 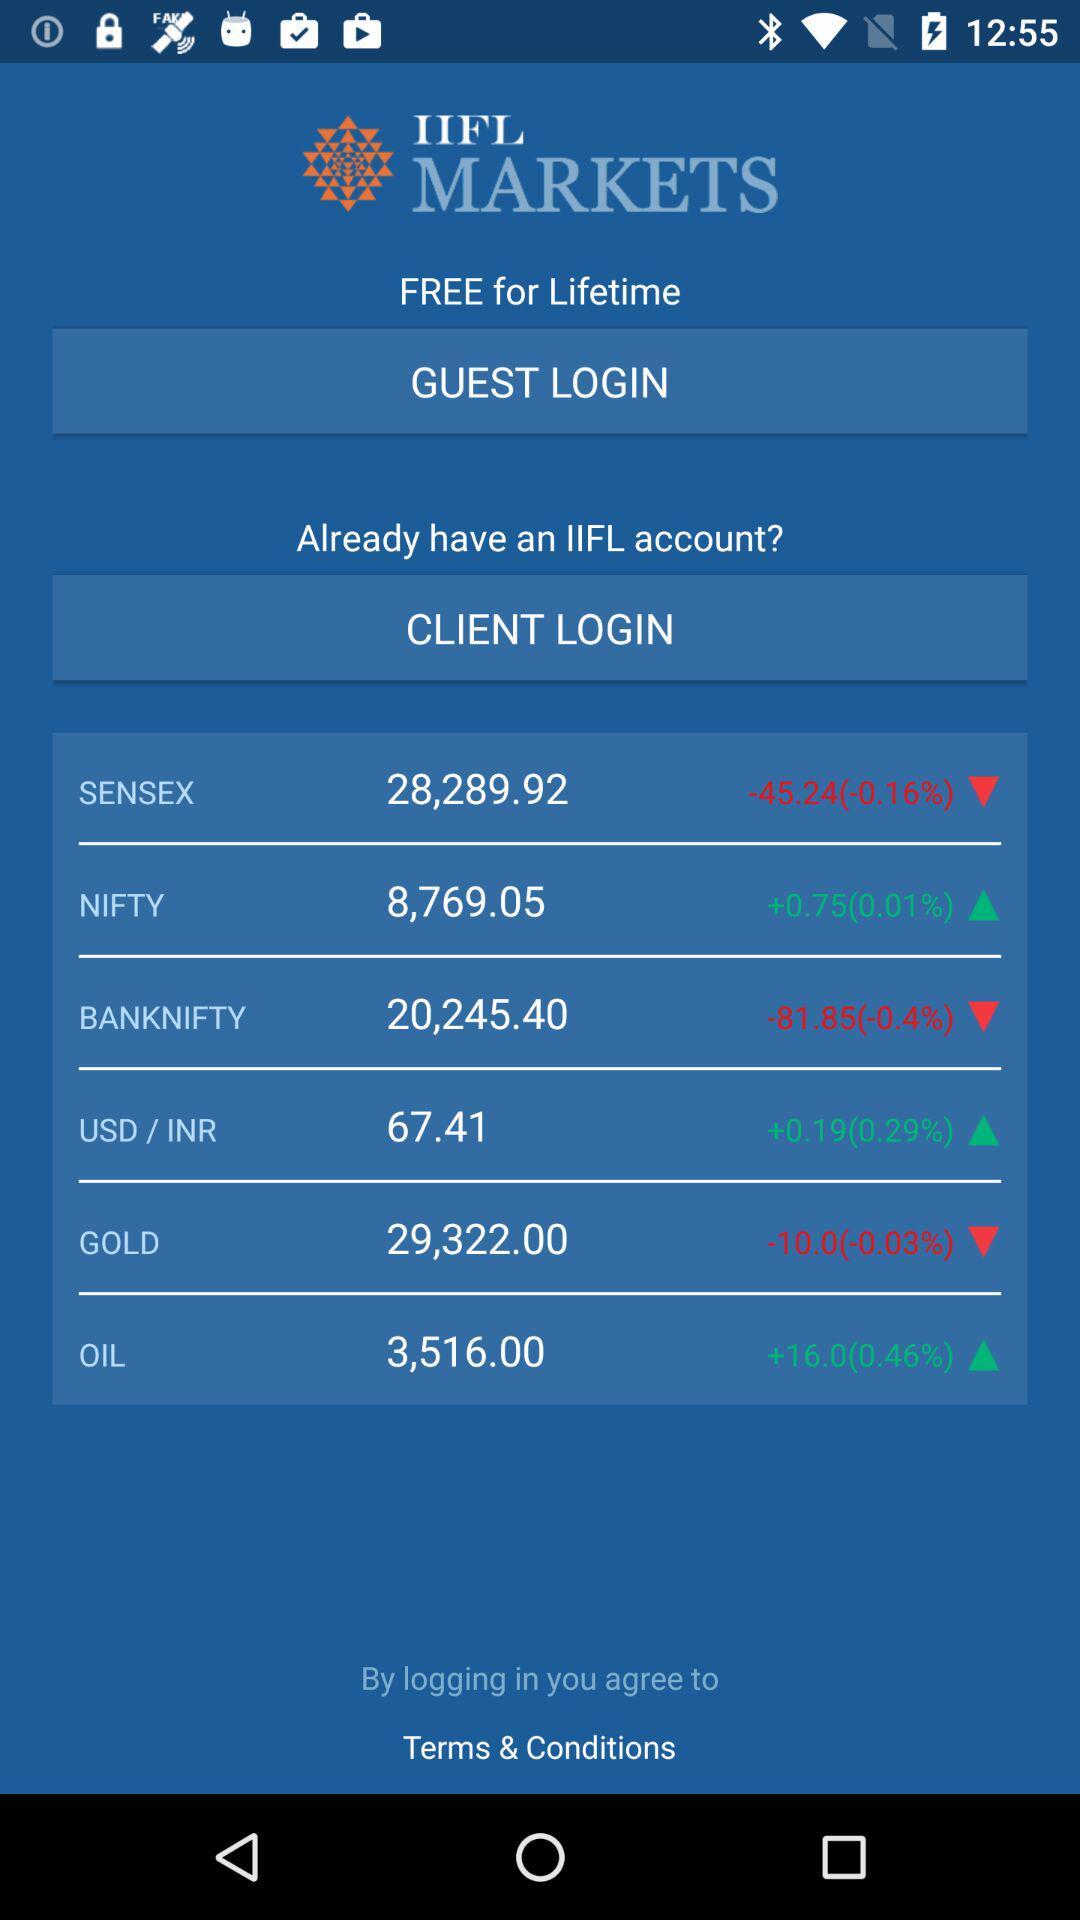 What do you see at coordinates (540, 543) in the screenshot?
I see `already have an icon` at bounding box center [540, 543].